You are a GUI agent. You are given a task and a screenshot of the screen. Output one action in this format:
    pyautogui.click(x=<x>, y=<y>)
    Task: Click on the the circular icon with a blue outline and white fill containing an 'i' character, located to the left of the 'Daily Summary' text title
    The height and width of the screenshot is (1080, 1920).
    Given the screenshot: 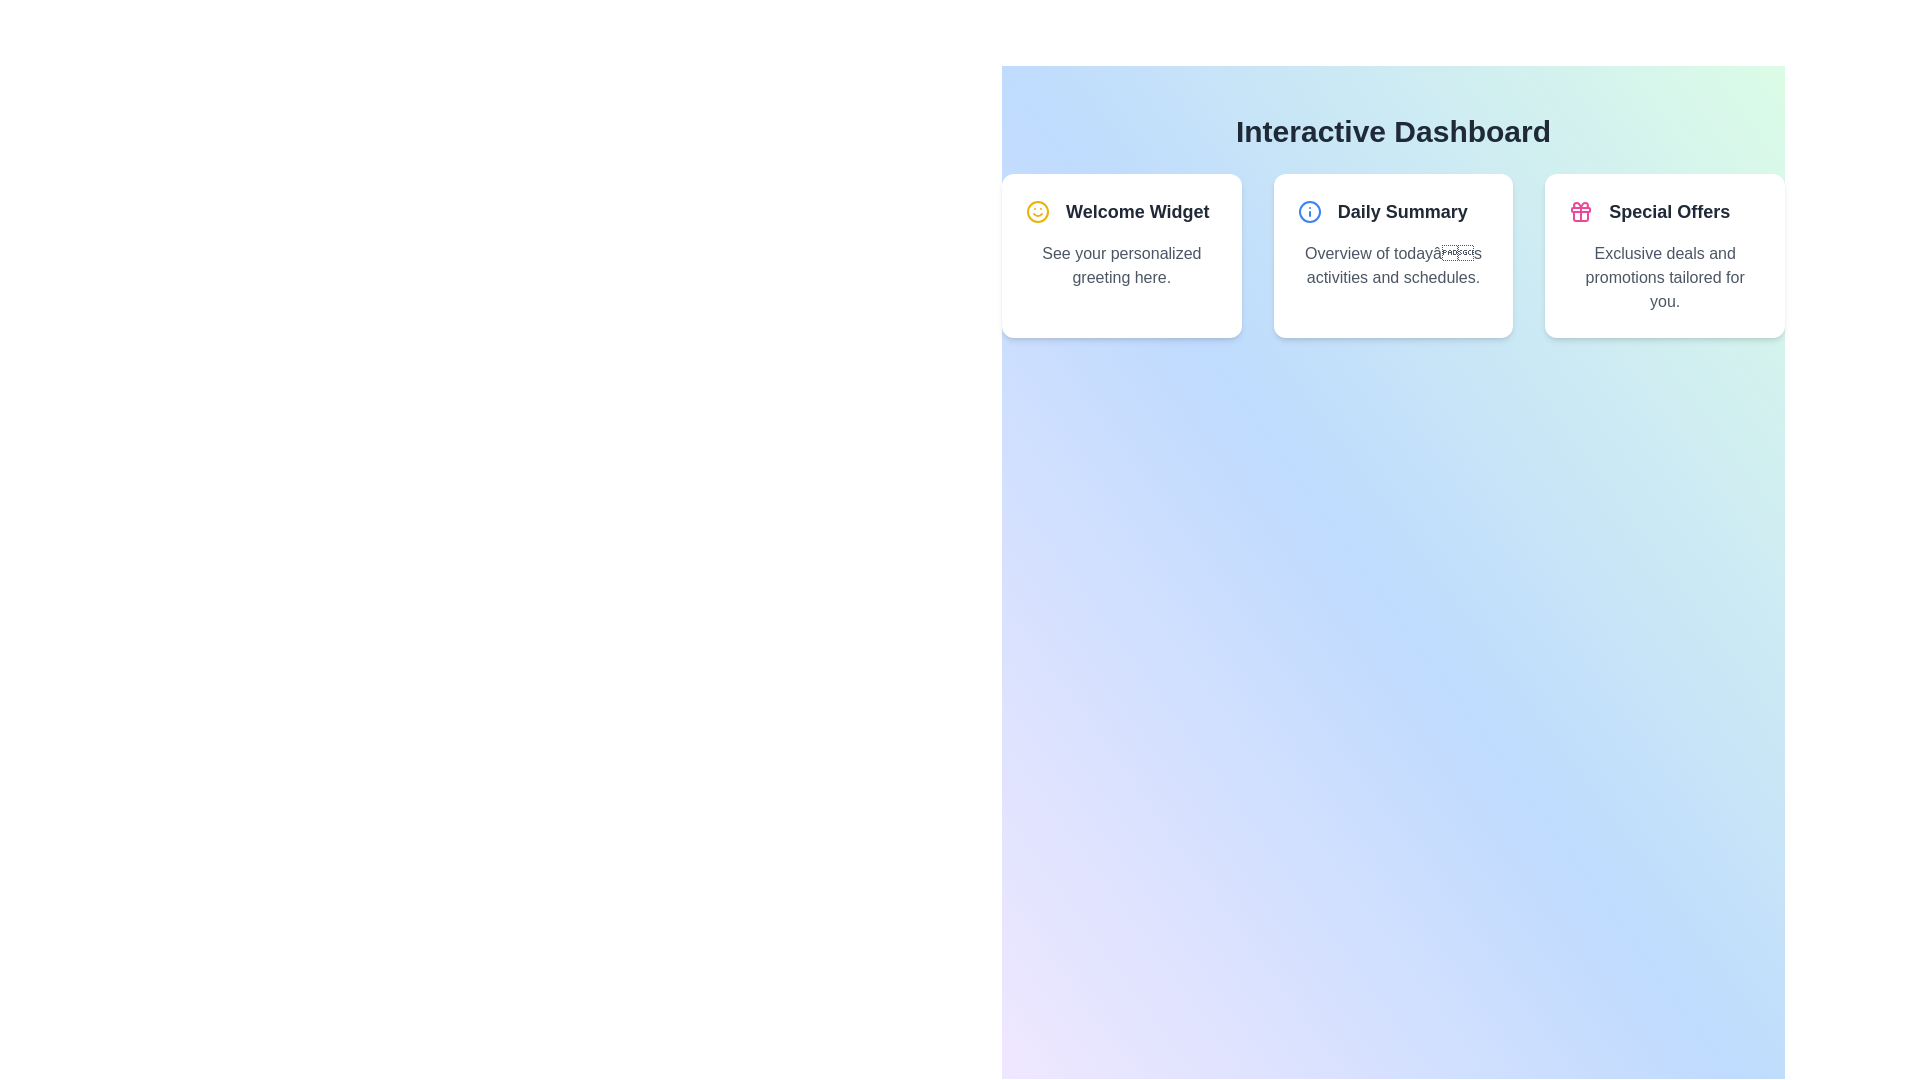 What is the action you would take?
    pyautogui.click(x=1309, y=212)
    